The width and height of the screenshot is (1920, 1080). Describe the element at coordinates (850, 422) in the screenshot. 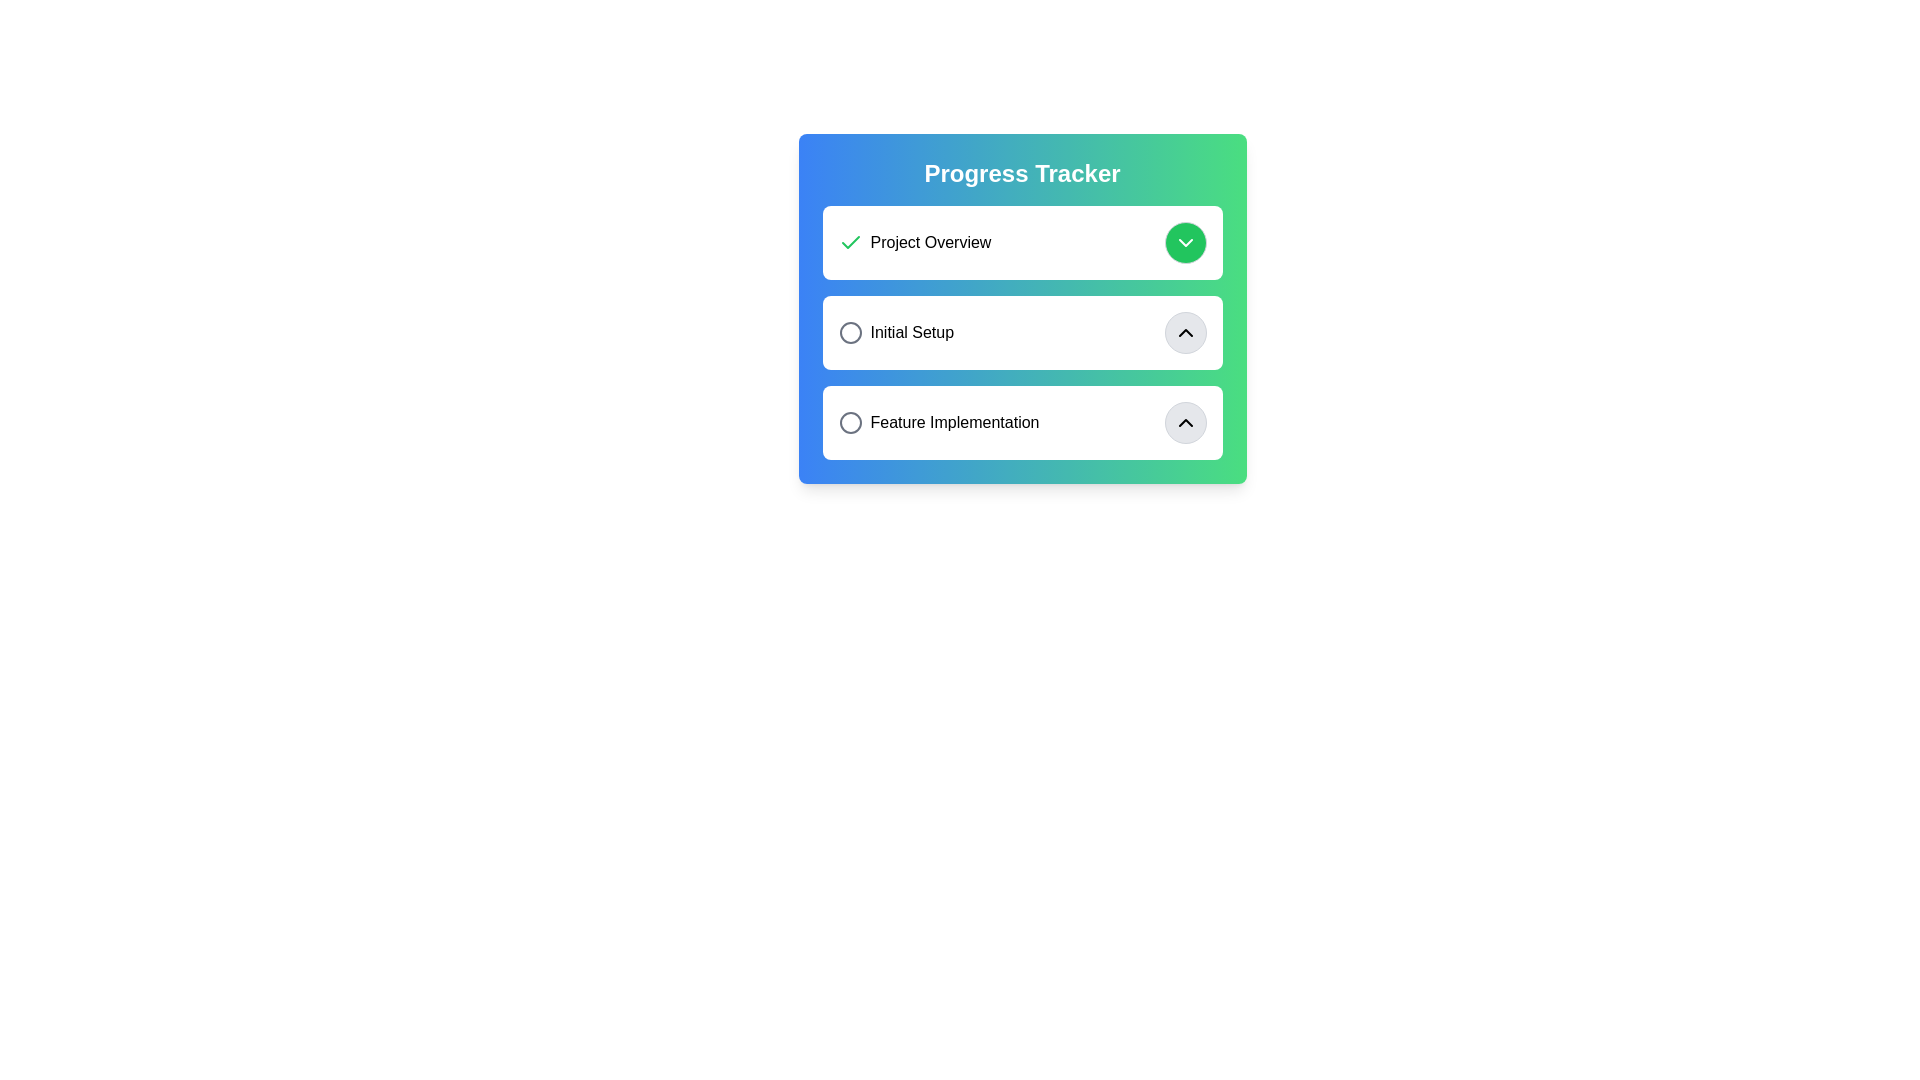

I see `the circular indicator for the 'Feature Implementation' task in the progress tracker` at that location.